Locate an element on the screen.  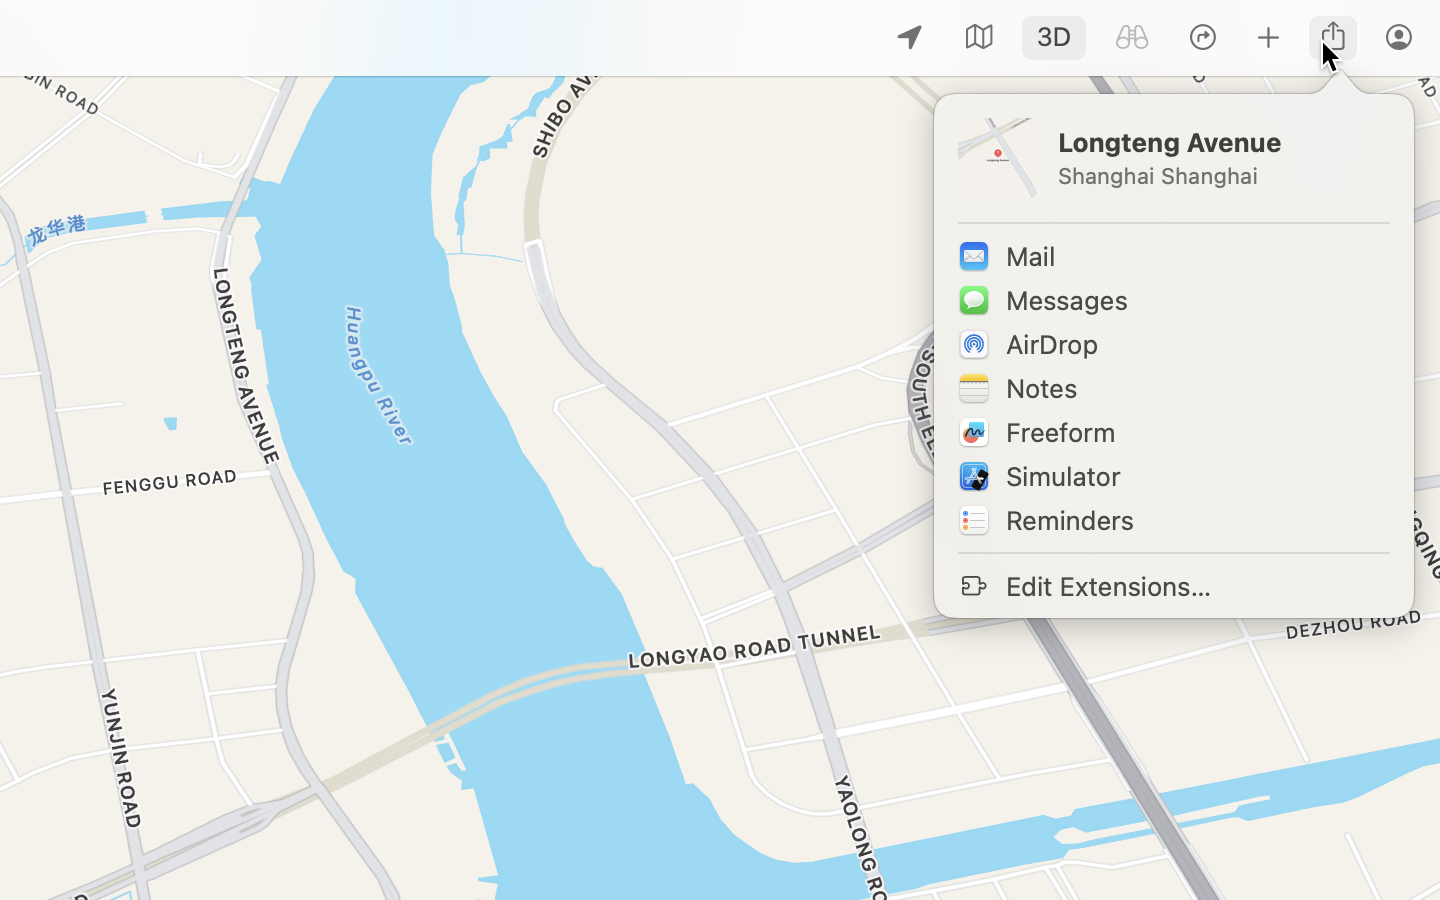
'Longteng Avenue' is located at coordinates (1220, 142).